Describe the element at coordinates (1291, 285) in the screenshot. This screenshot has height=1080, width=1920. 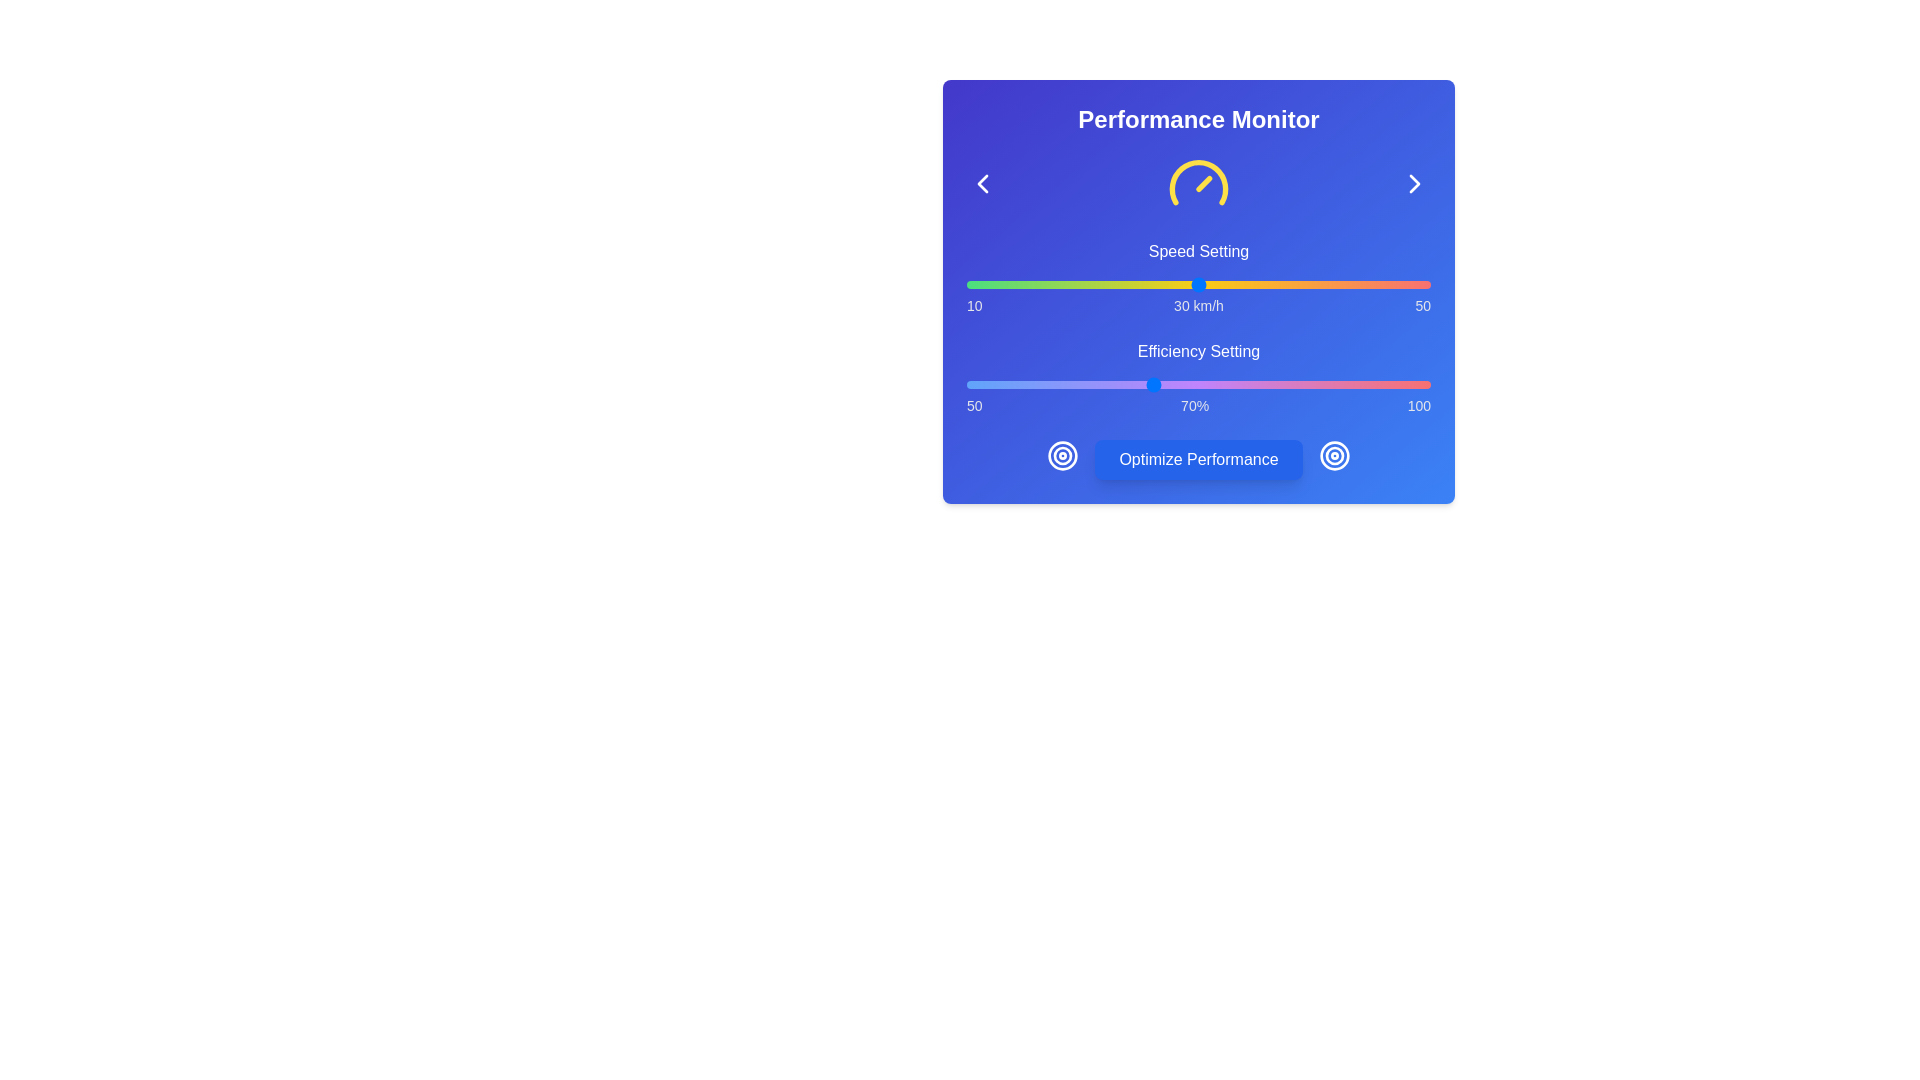
I see `the speed slider to 38 km/h` at that location.